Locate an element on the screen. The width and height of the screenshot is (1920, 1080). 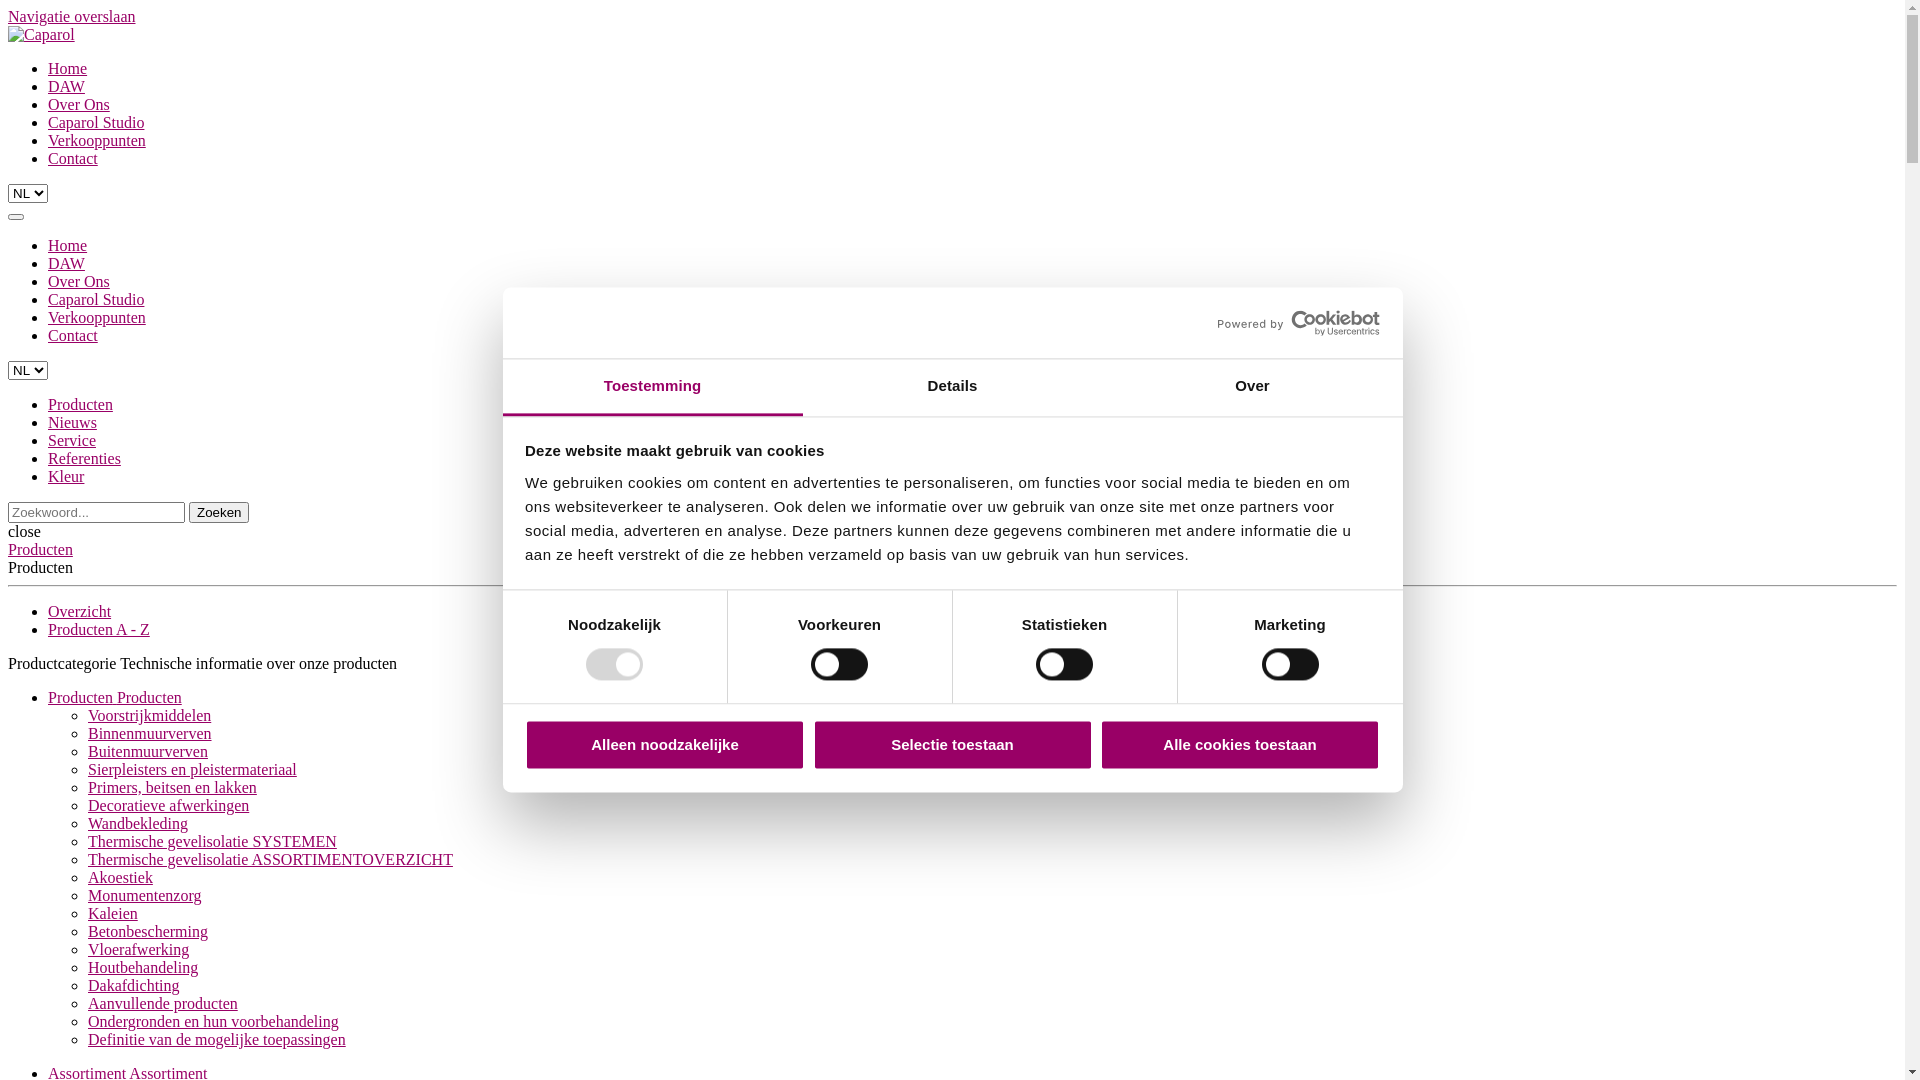
'Akoestiek' is located at coordinates (86, 876).